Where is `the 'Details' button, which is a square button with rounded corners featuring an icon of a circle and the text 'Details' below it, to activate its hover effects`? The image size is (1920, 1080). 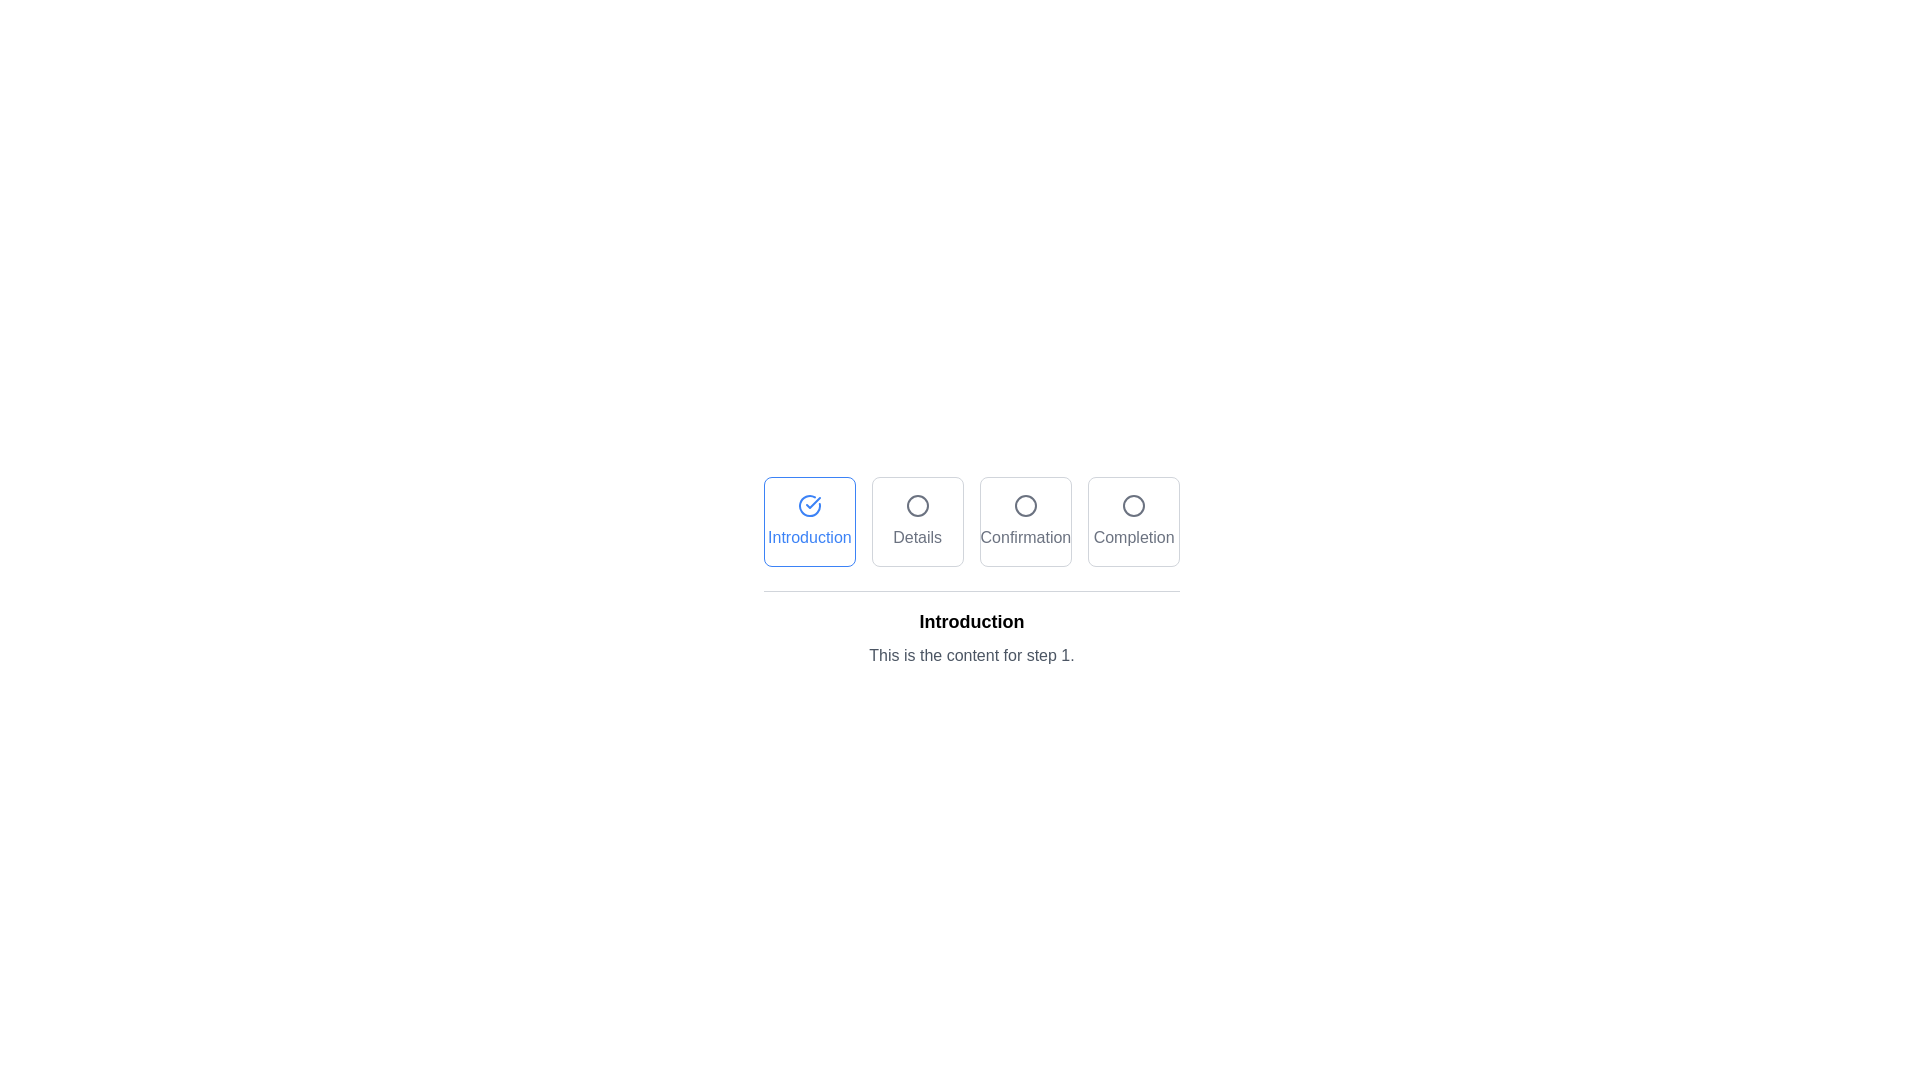
the 'Details' button, which is a square button with rounded corners featuring an icon of a circle and the text 'Details' below it, to activate its hover effects is located at coordinates (916, 520).